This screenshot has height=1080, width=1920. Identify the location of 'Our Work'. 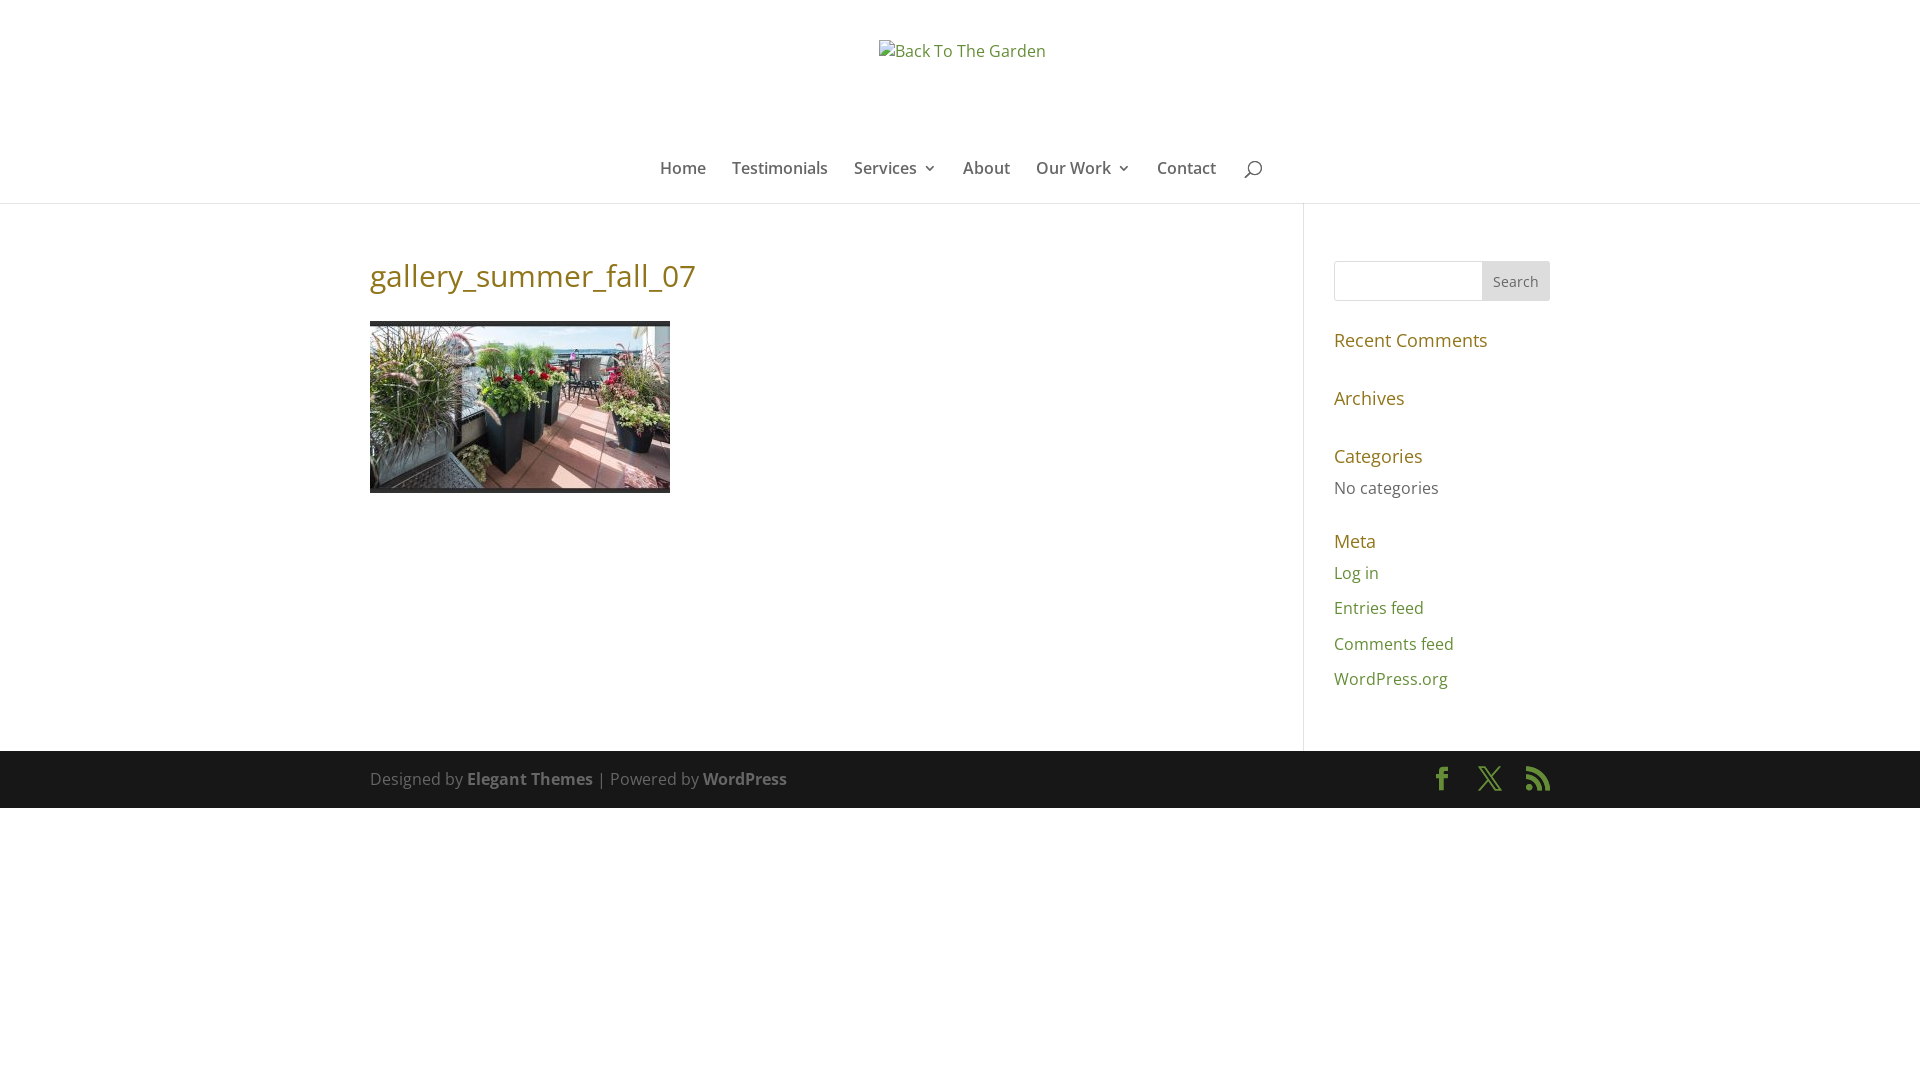
(1082, 181).